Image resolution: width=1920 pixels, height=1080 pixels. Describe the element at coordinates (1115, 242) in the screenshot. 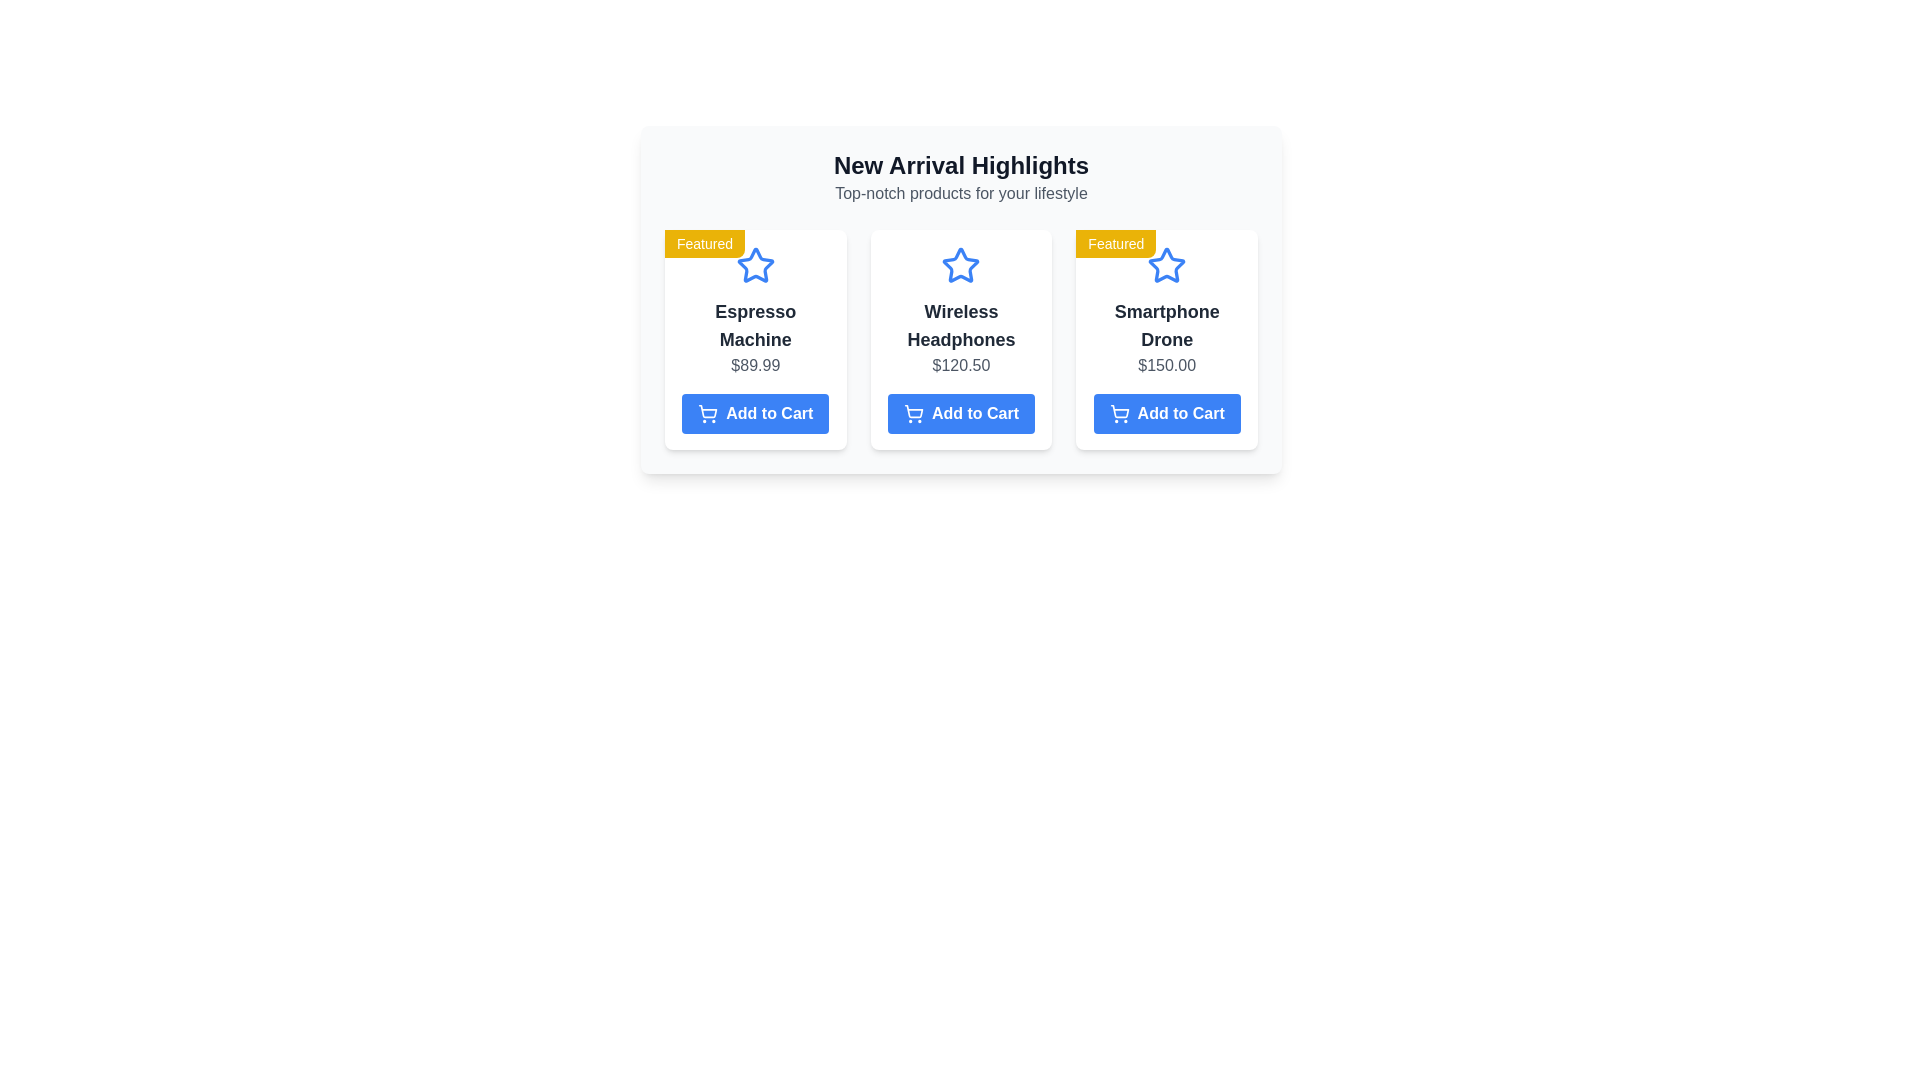

I see `the 'Featured' label of the 'Smartphone Drone' product, which is located at the top-left corner of the item card, above the blue star rating icon and below the title header` at that location.